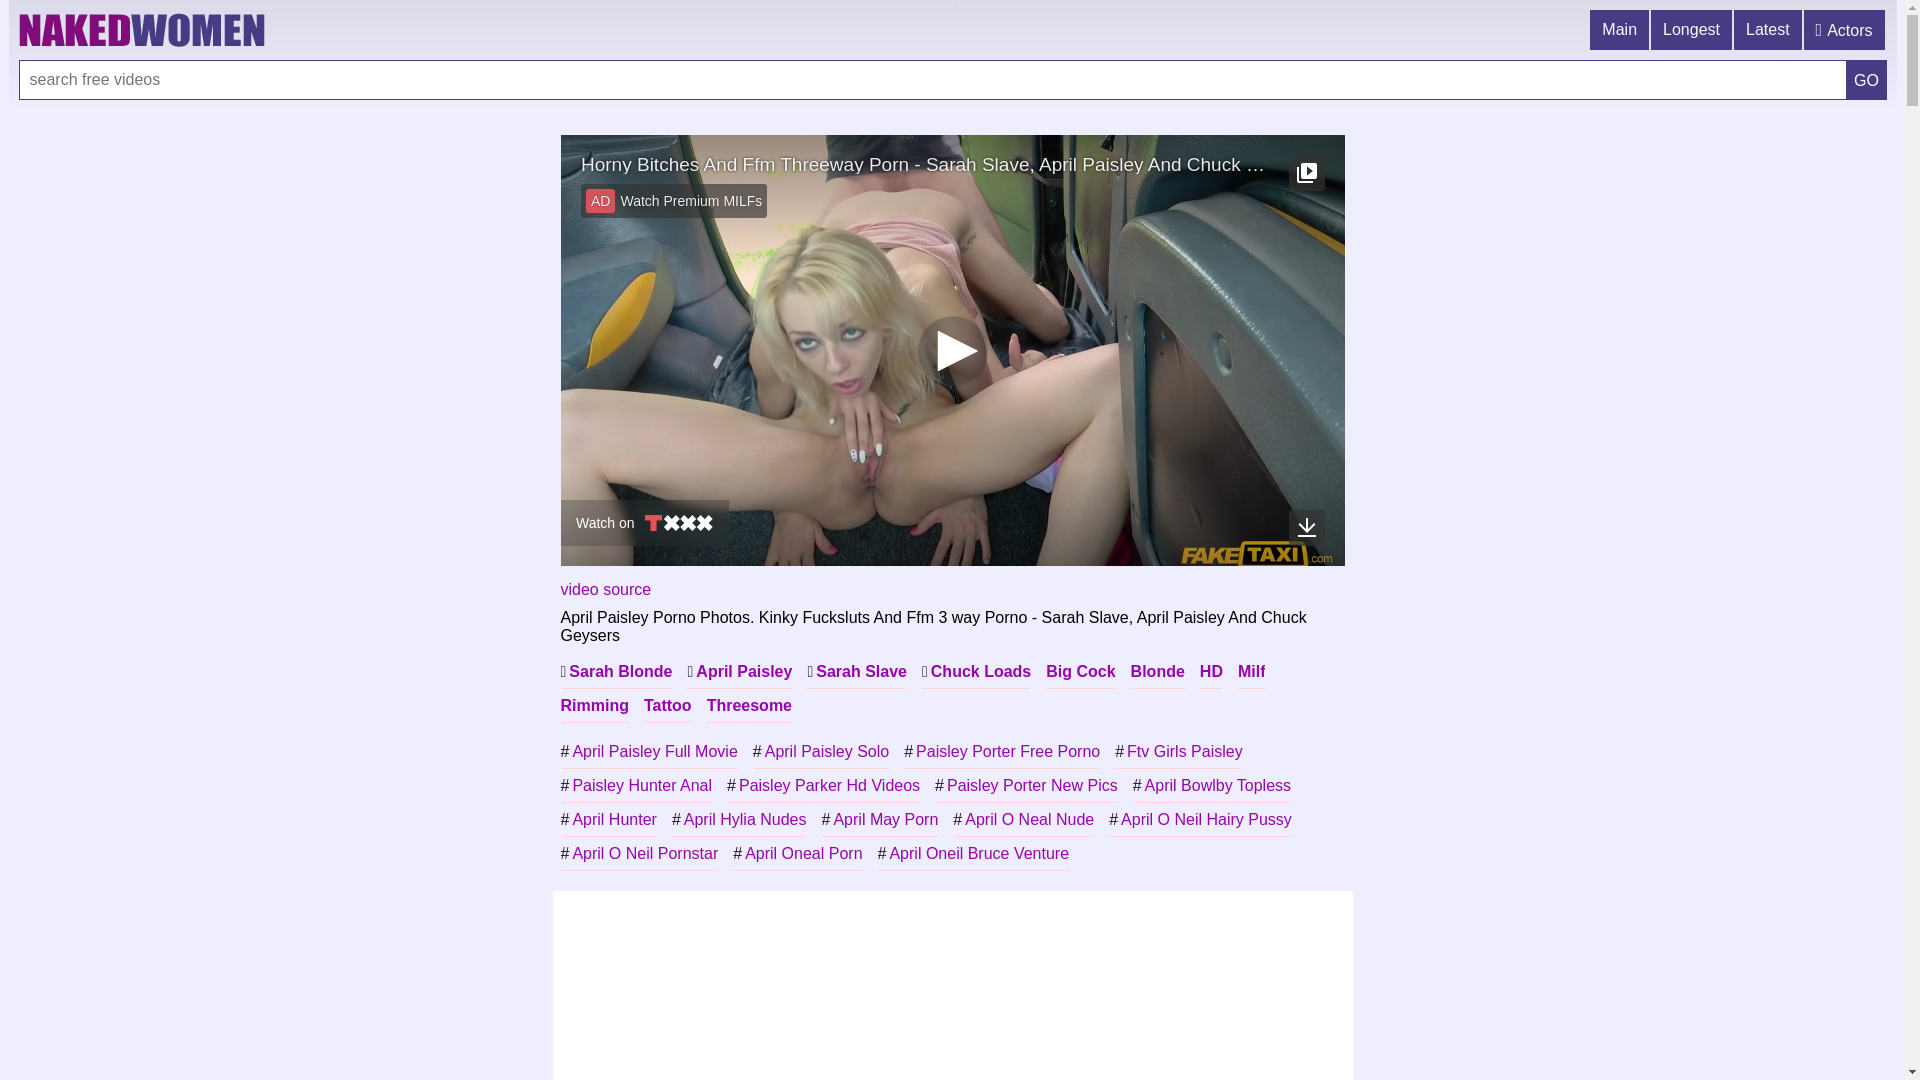 The width and height of the screenshot is (1920, 1080). What do you see at coordinates (1023, 820) in the screenshot?
I see `'April O Neal Nude'` at bounding box center [1023, 820].